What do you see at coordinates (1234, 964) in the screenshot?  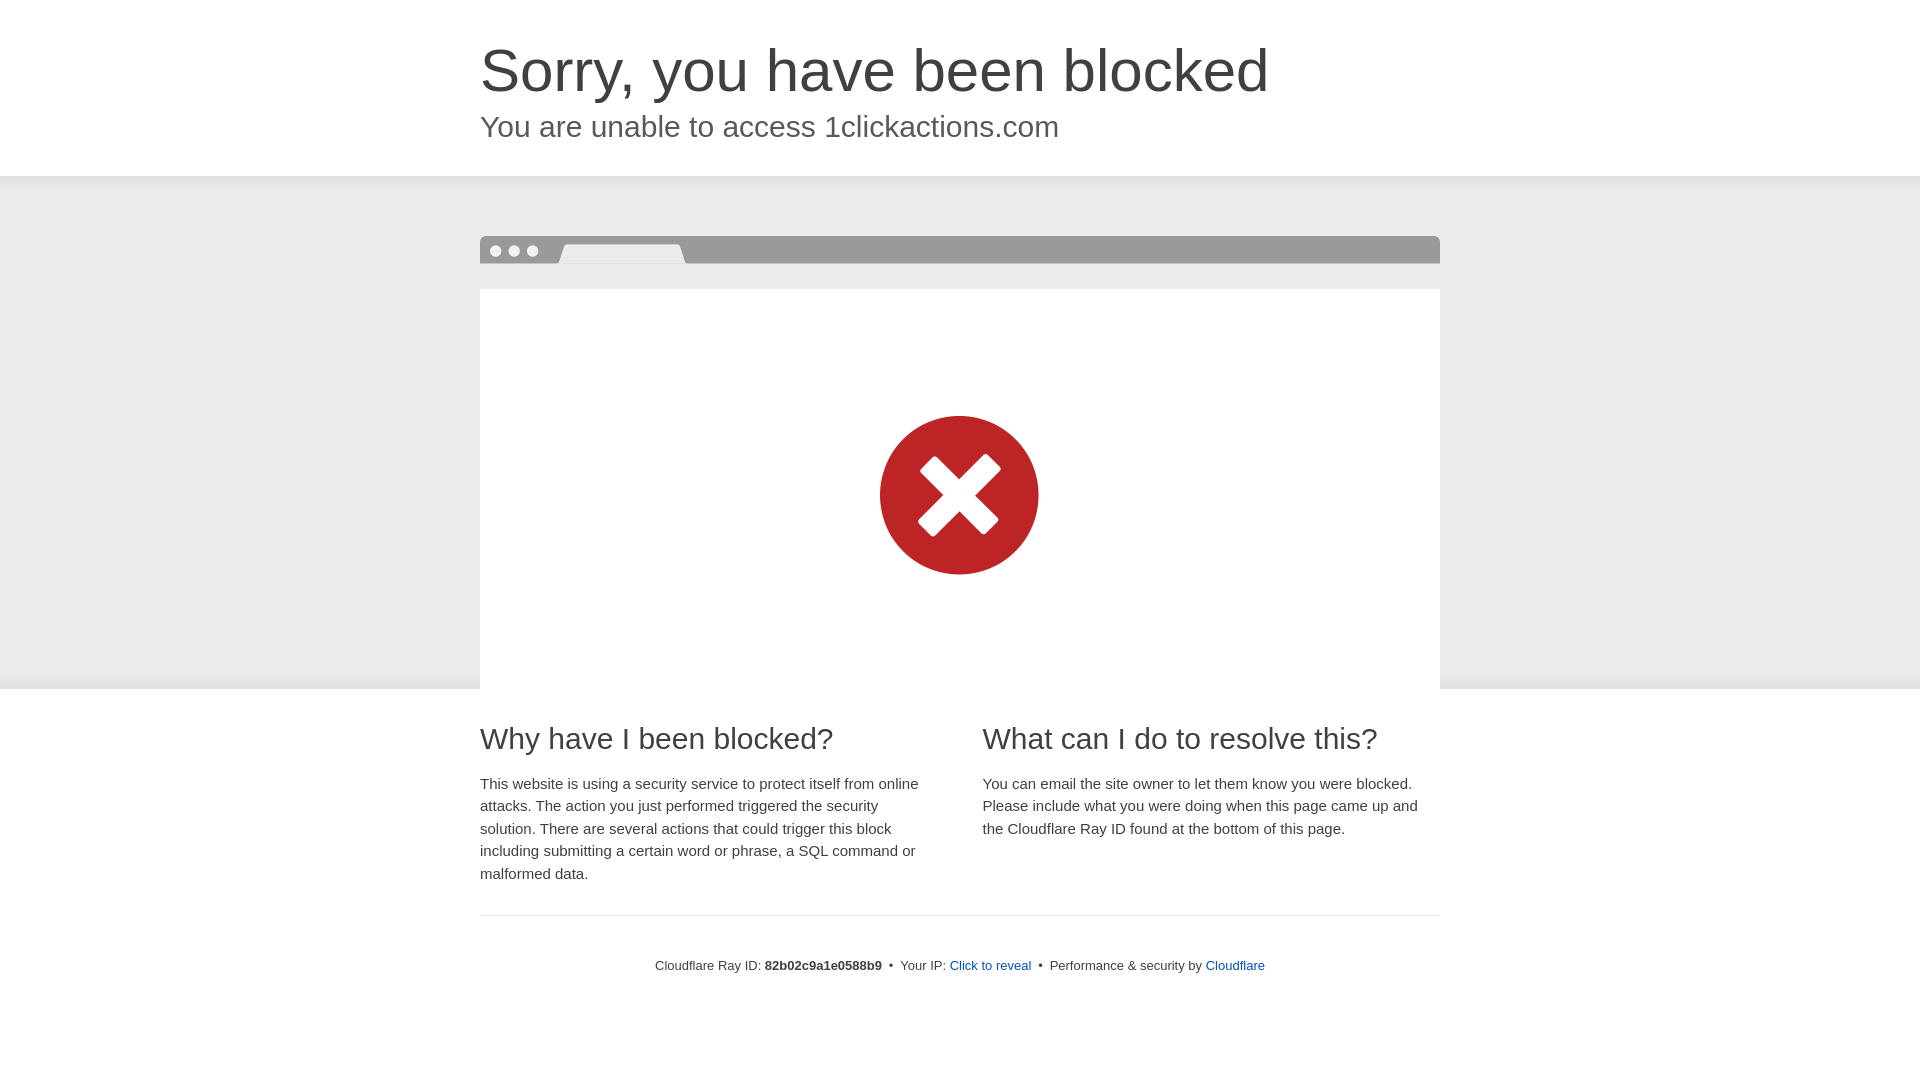 I see `'Cloudflare'` at bounding box center [1234, 964].